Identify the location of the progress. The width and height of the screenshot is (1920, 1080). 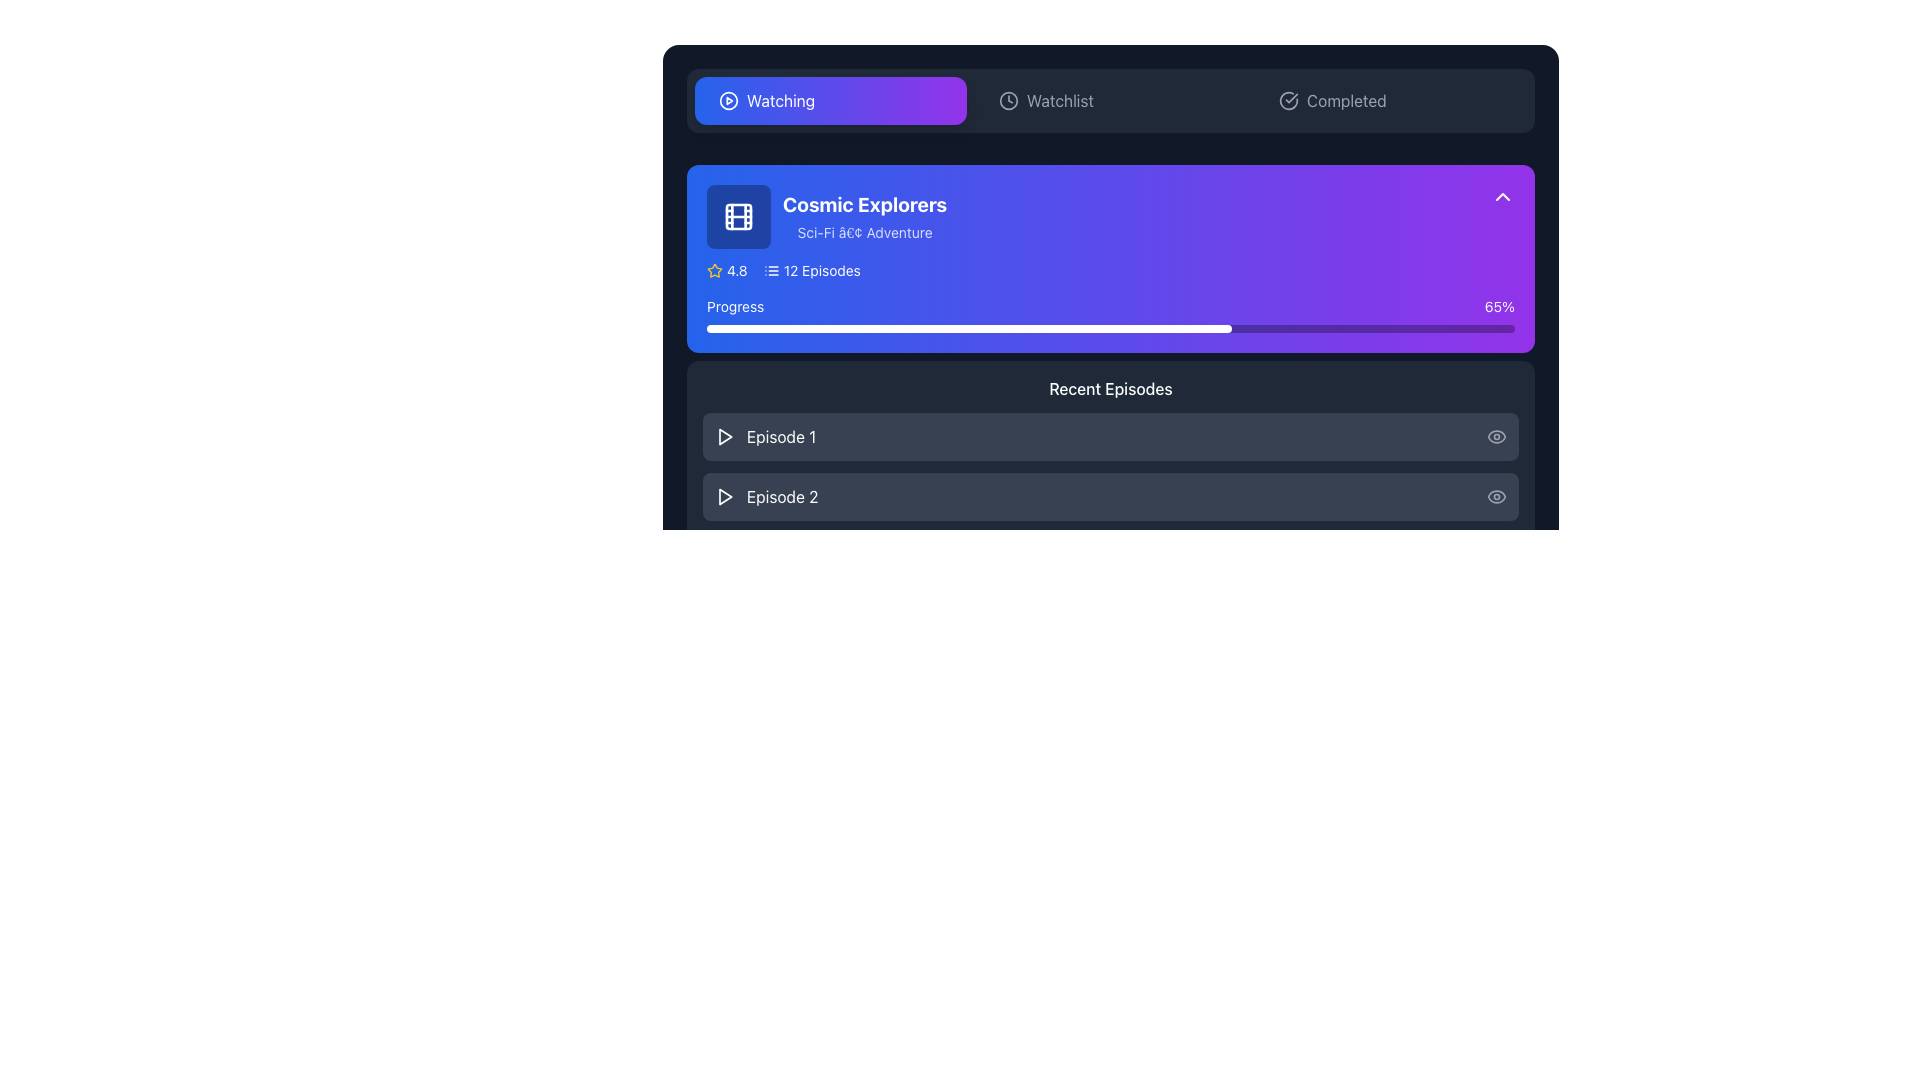
(981, 784).